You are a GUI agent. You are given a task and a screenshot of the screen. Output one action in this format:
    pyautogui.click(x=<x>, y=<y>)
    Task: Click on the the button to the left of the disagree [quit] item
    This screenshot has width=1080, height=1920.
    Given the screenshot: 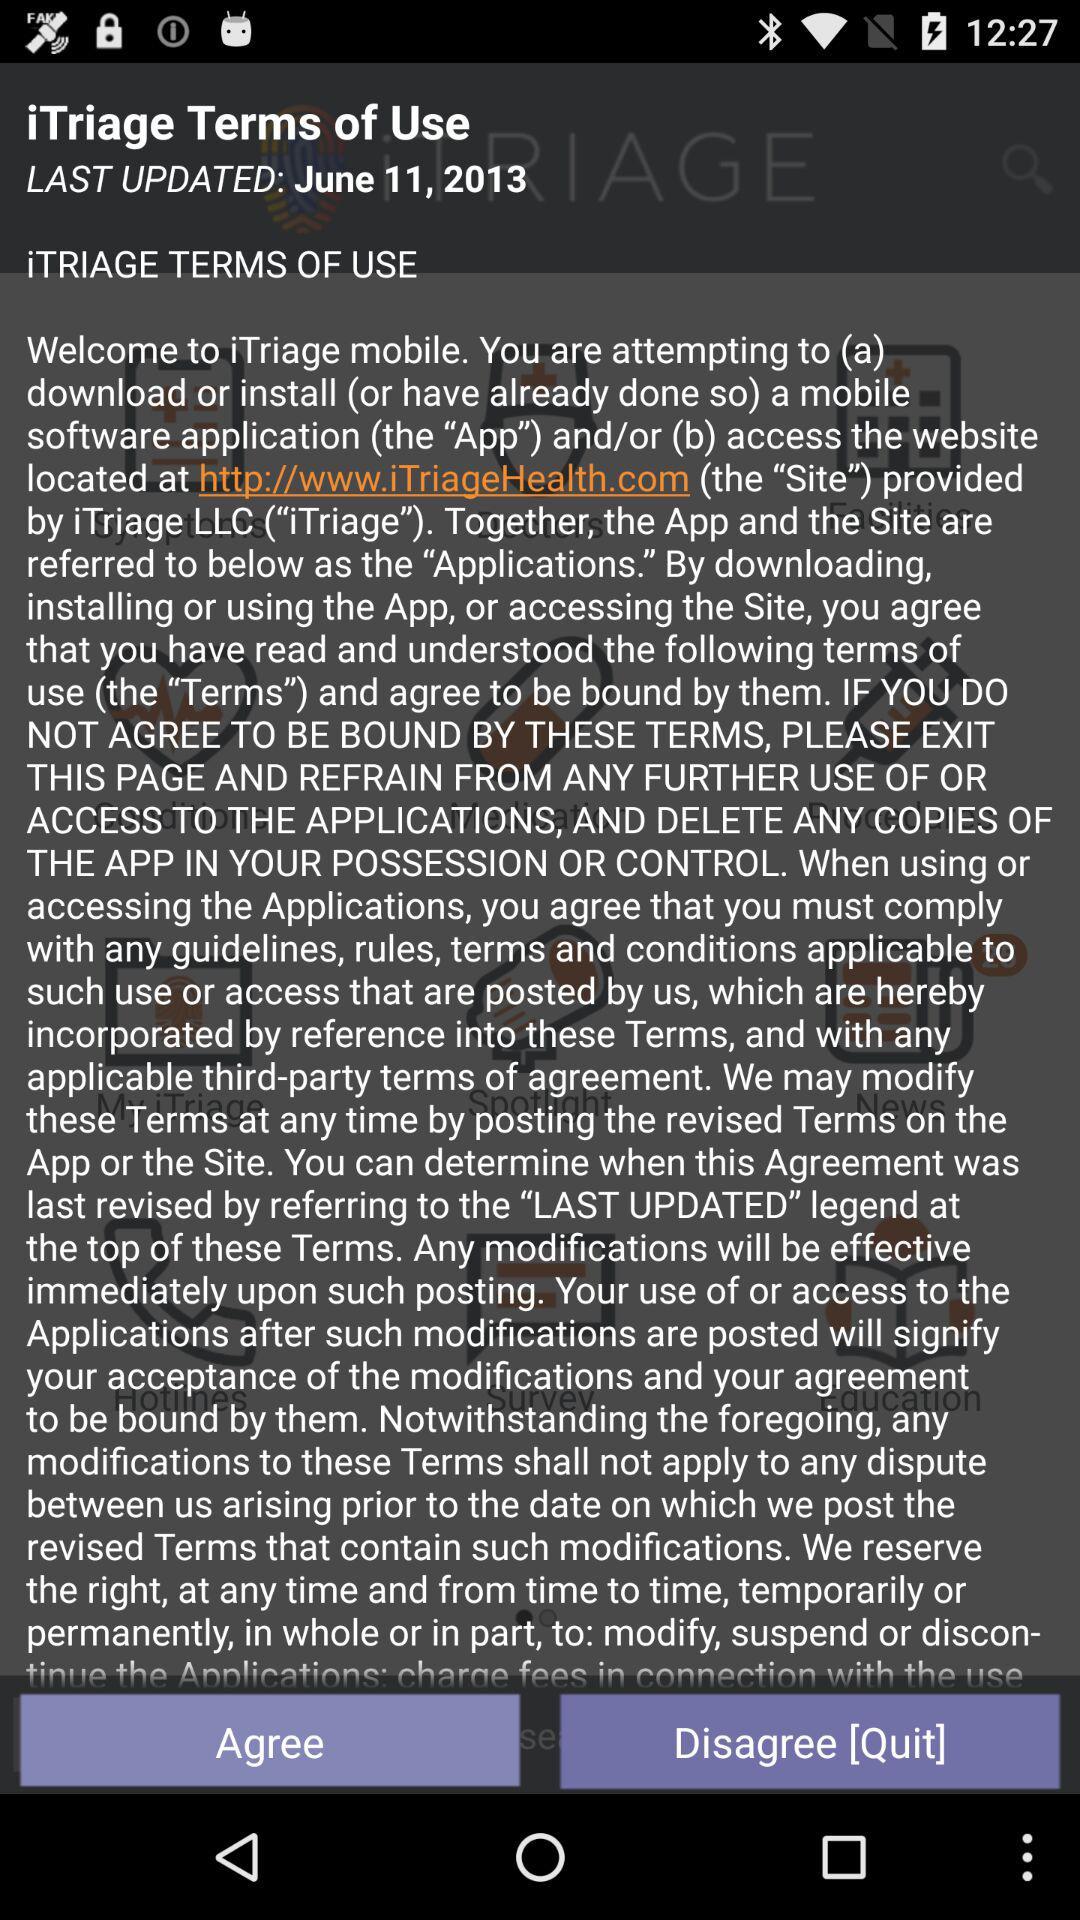 What is the action you would take?
    pyautogui.click(x=270, y=1740)
    